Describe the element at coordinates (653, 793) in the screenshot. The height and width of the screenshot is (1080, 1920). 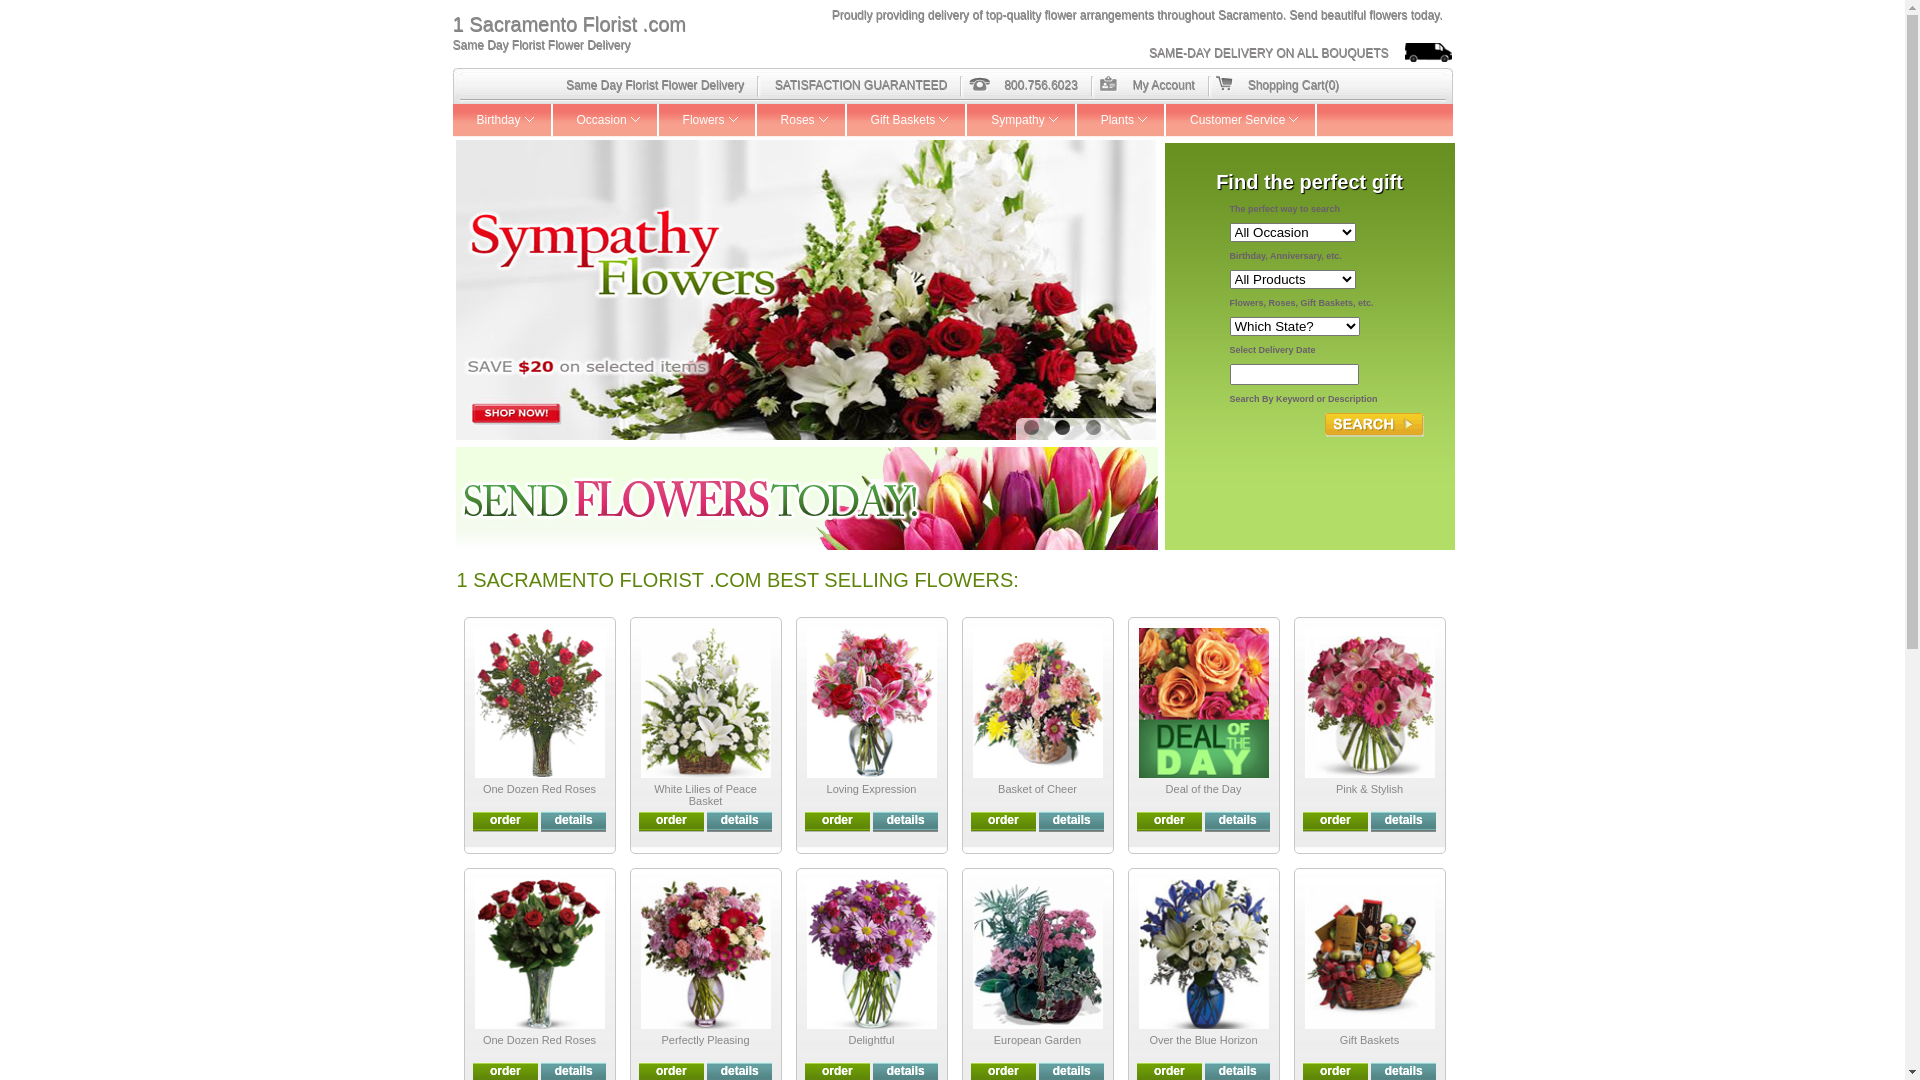
I see `'White Lilies of Peace Basket'` at that location.